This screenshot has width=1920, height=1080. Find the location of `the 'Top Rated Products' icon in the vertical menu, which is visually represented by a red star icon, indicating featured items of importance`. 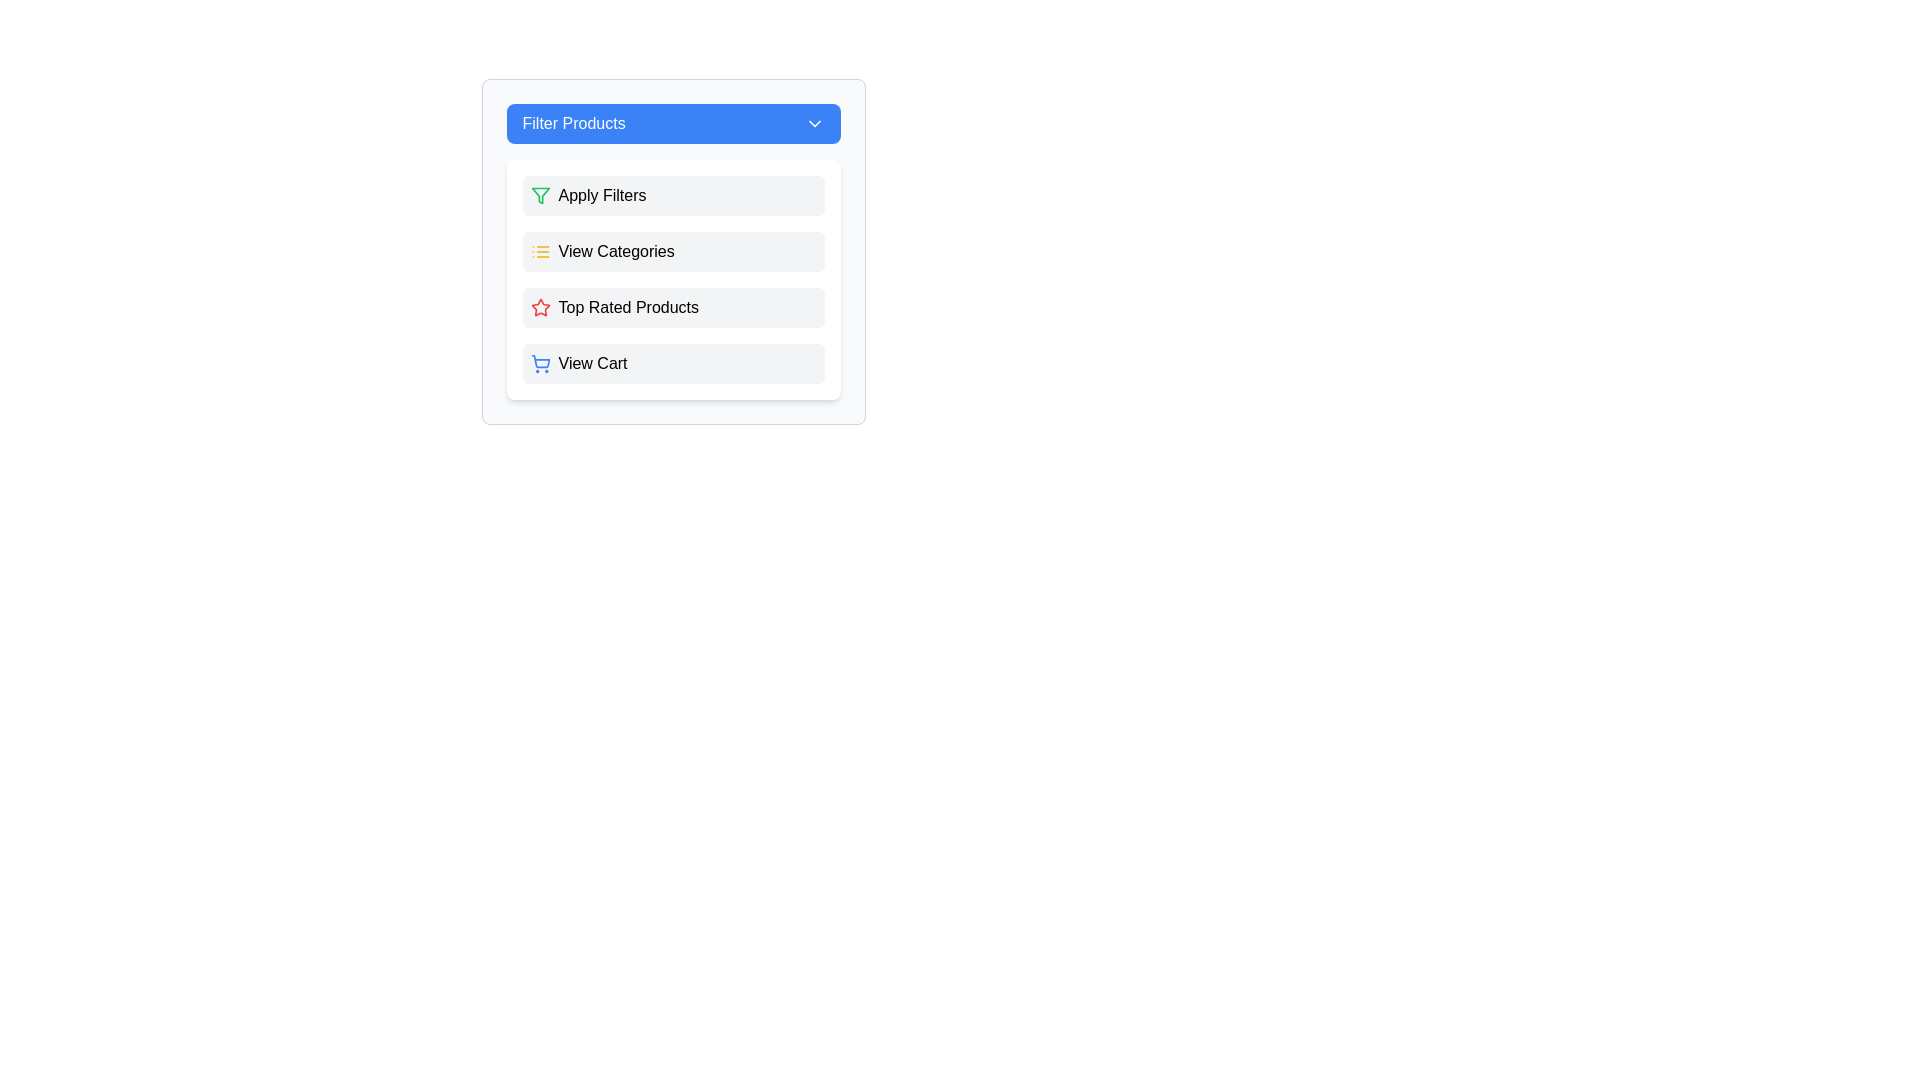

the 'Top Rated Products' icon in the vertical menu, which is visually represented by a red star icon, indicating featured items of importance is located at coordinates (540, 307).